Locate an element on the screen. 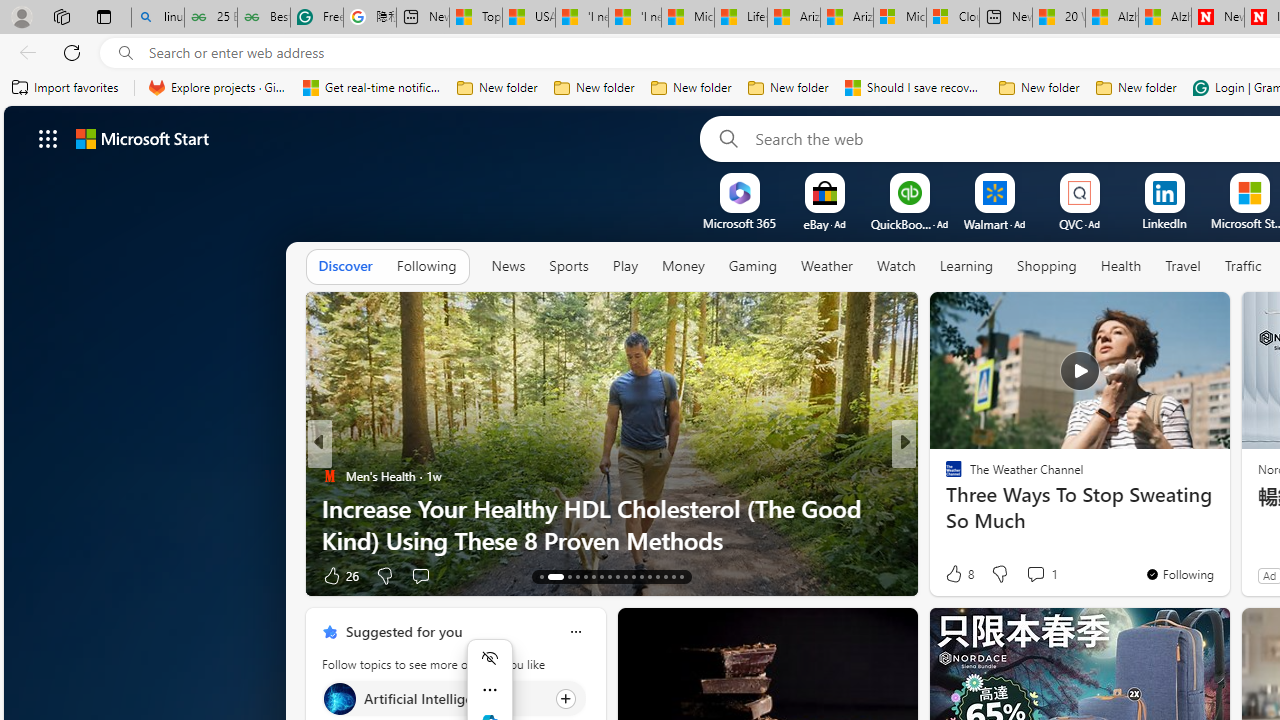  'Travel' is located at coordinates (1183, 265).